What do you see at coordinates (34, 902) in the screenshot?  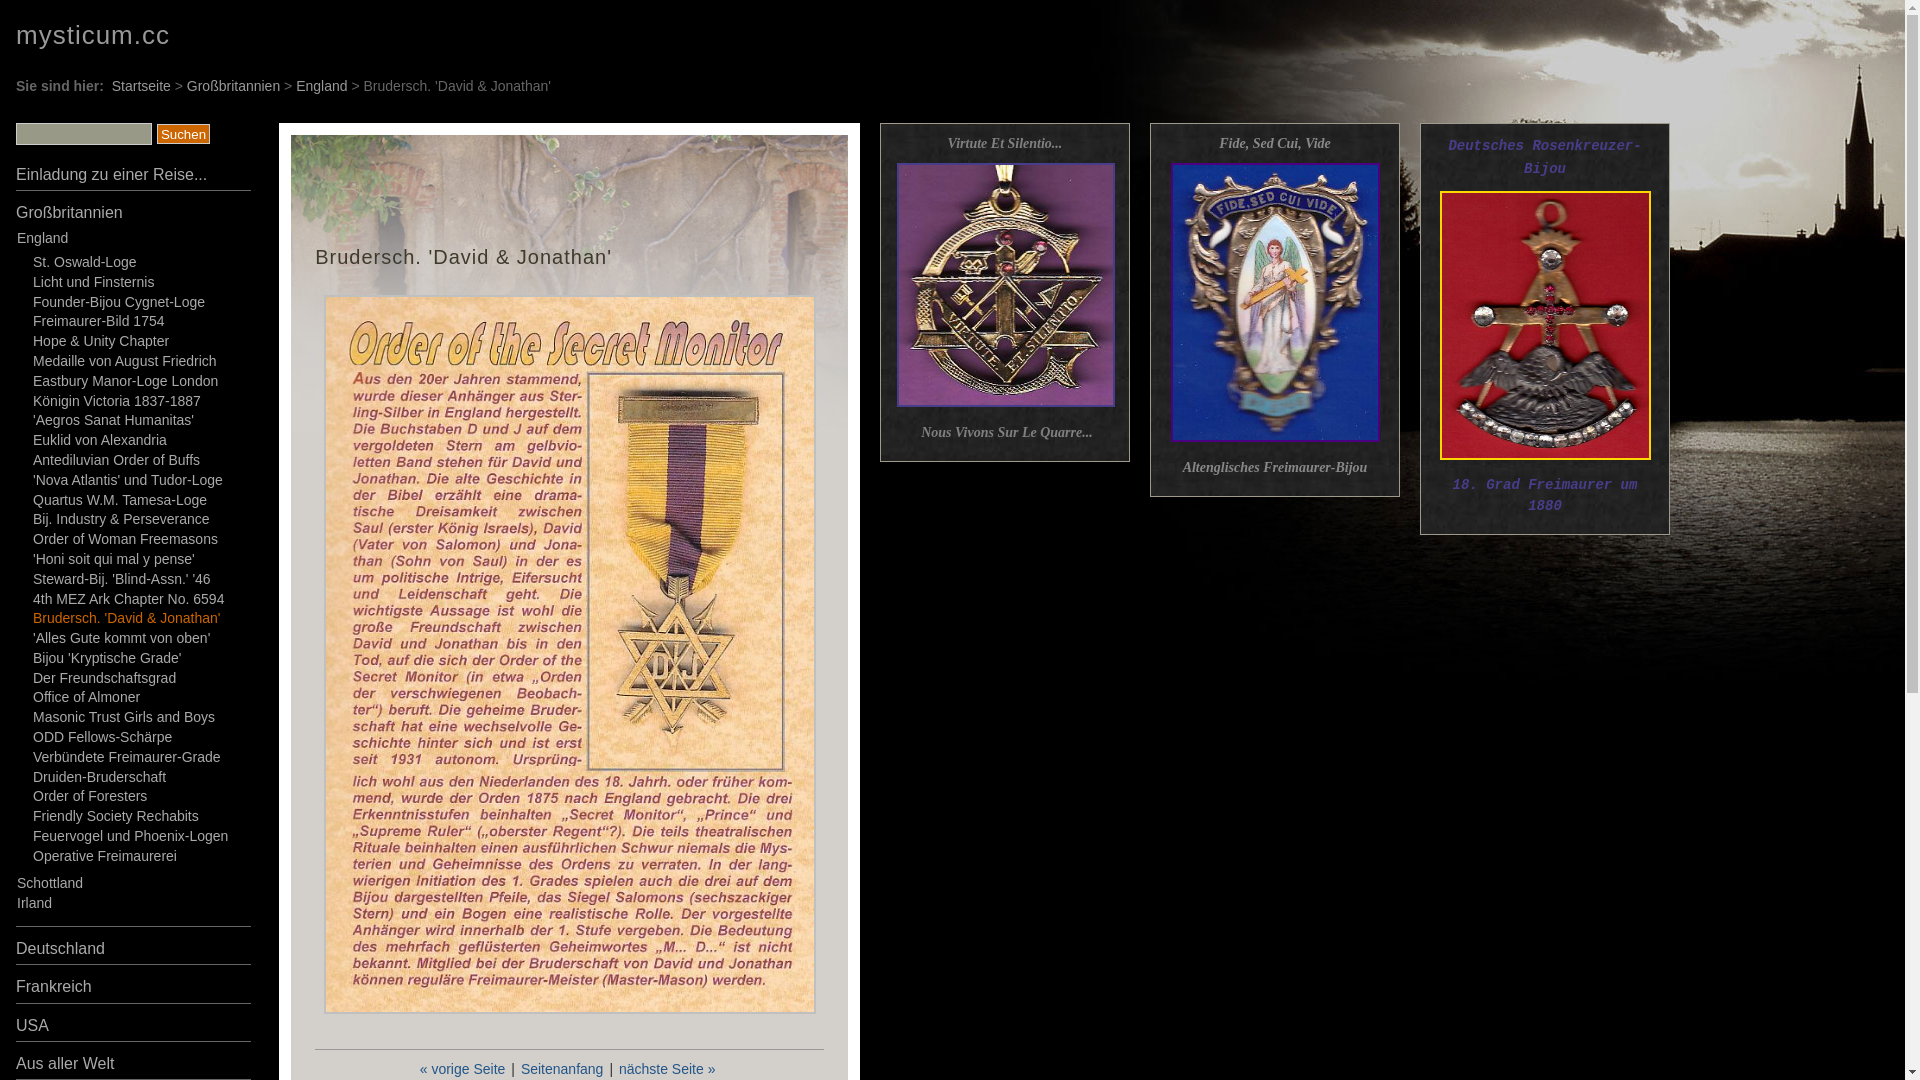 I see `'Irland'` at bounding box center [34, 902].